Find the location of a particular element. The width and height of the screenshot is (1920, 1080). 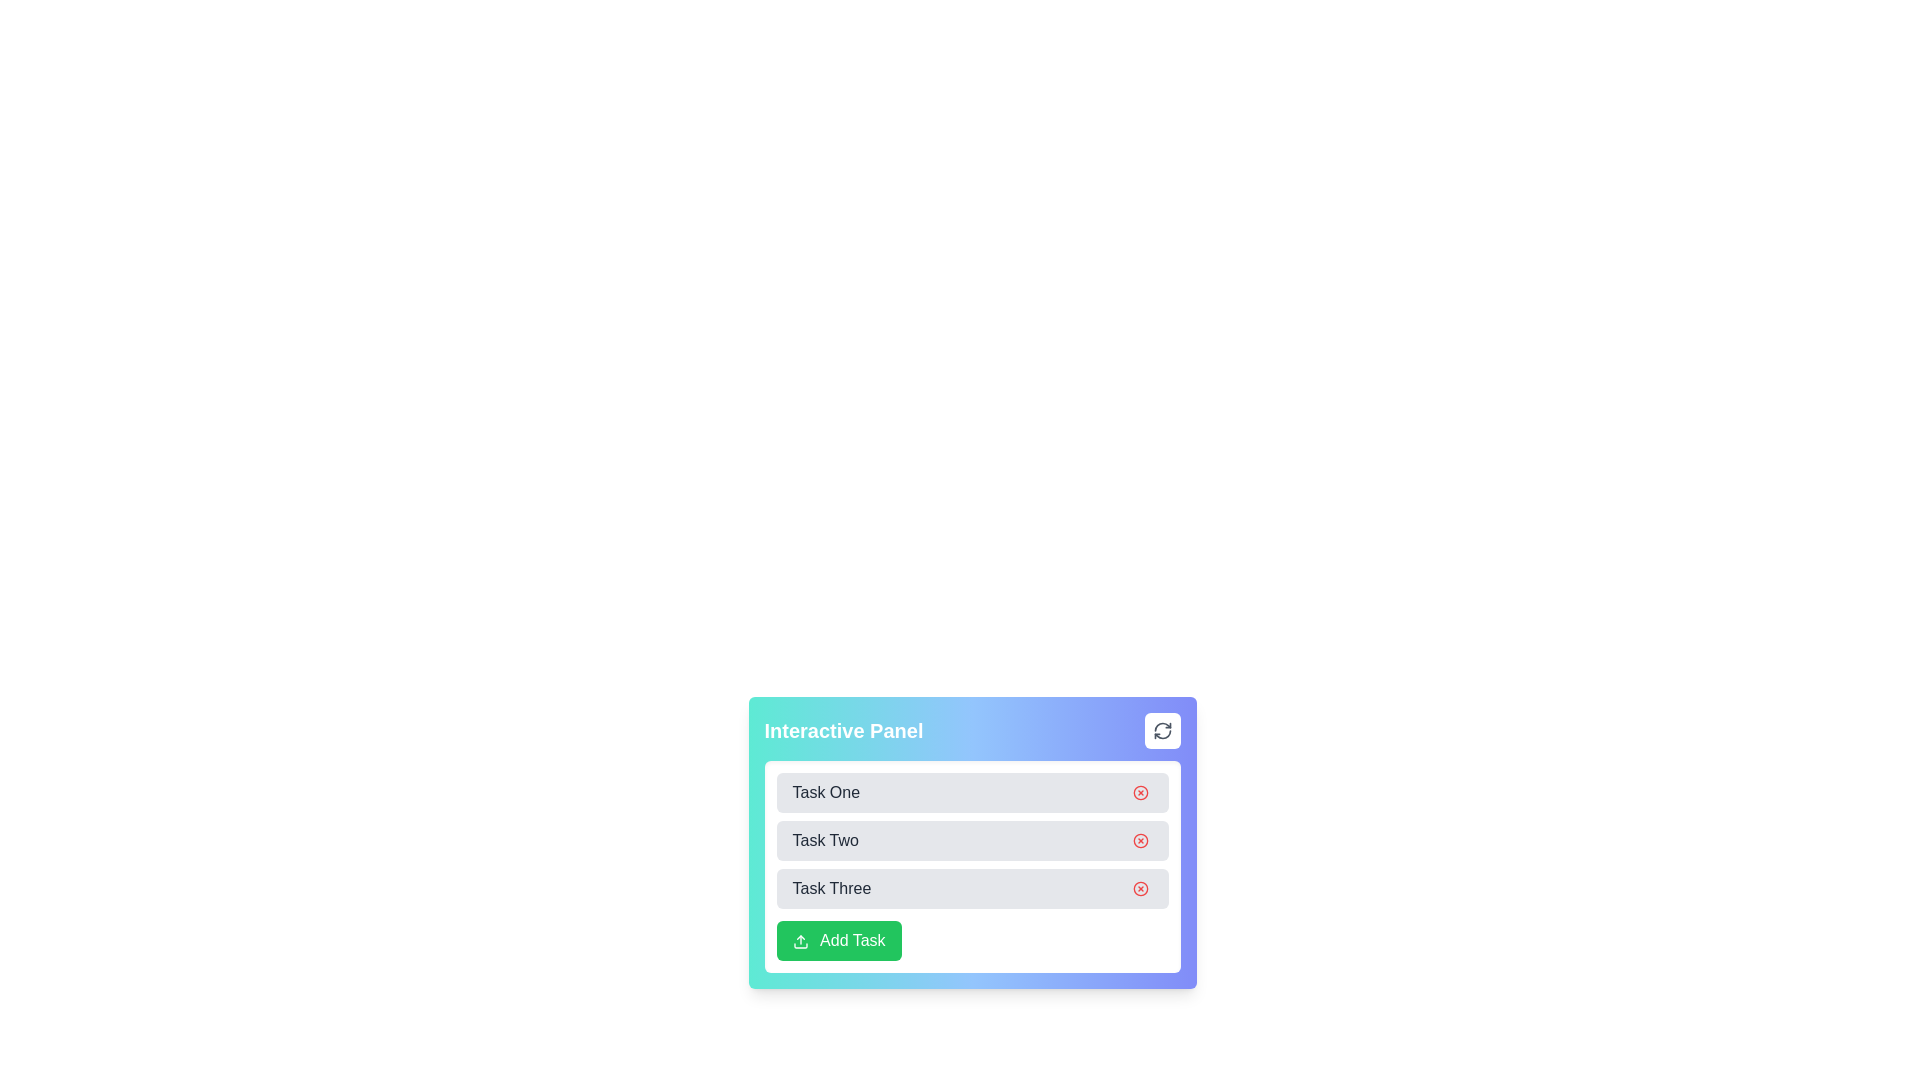

the SVG circle in the 'Task Two' row of the interactive panel is located at coordinates (1140, 840).